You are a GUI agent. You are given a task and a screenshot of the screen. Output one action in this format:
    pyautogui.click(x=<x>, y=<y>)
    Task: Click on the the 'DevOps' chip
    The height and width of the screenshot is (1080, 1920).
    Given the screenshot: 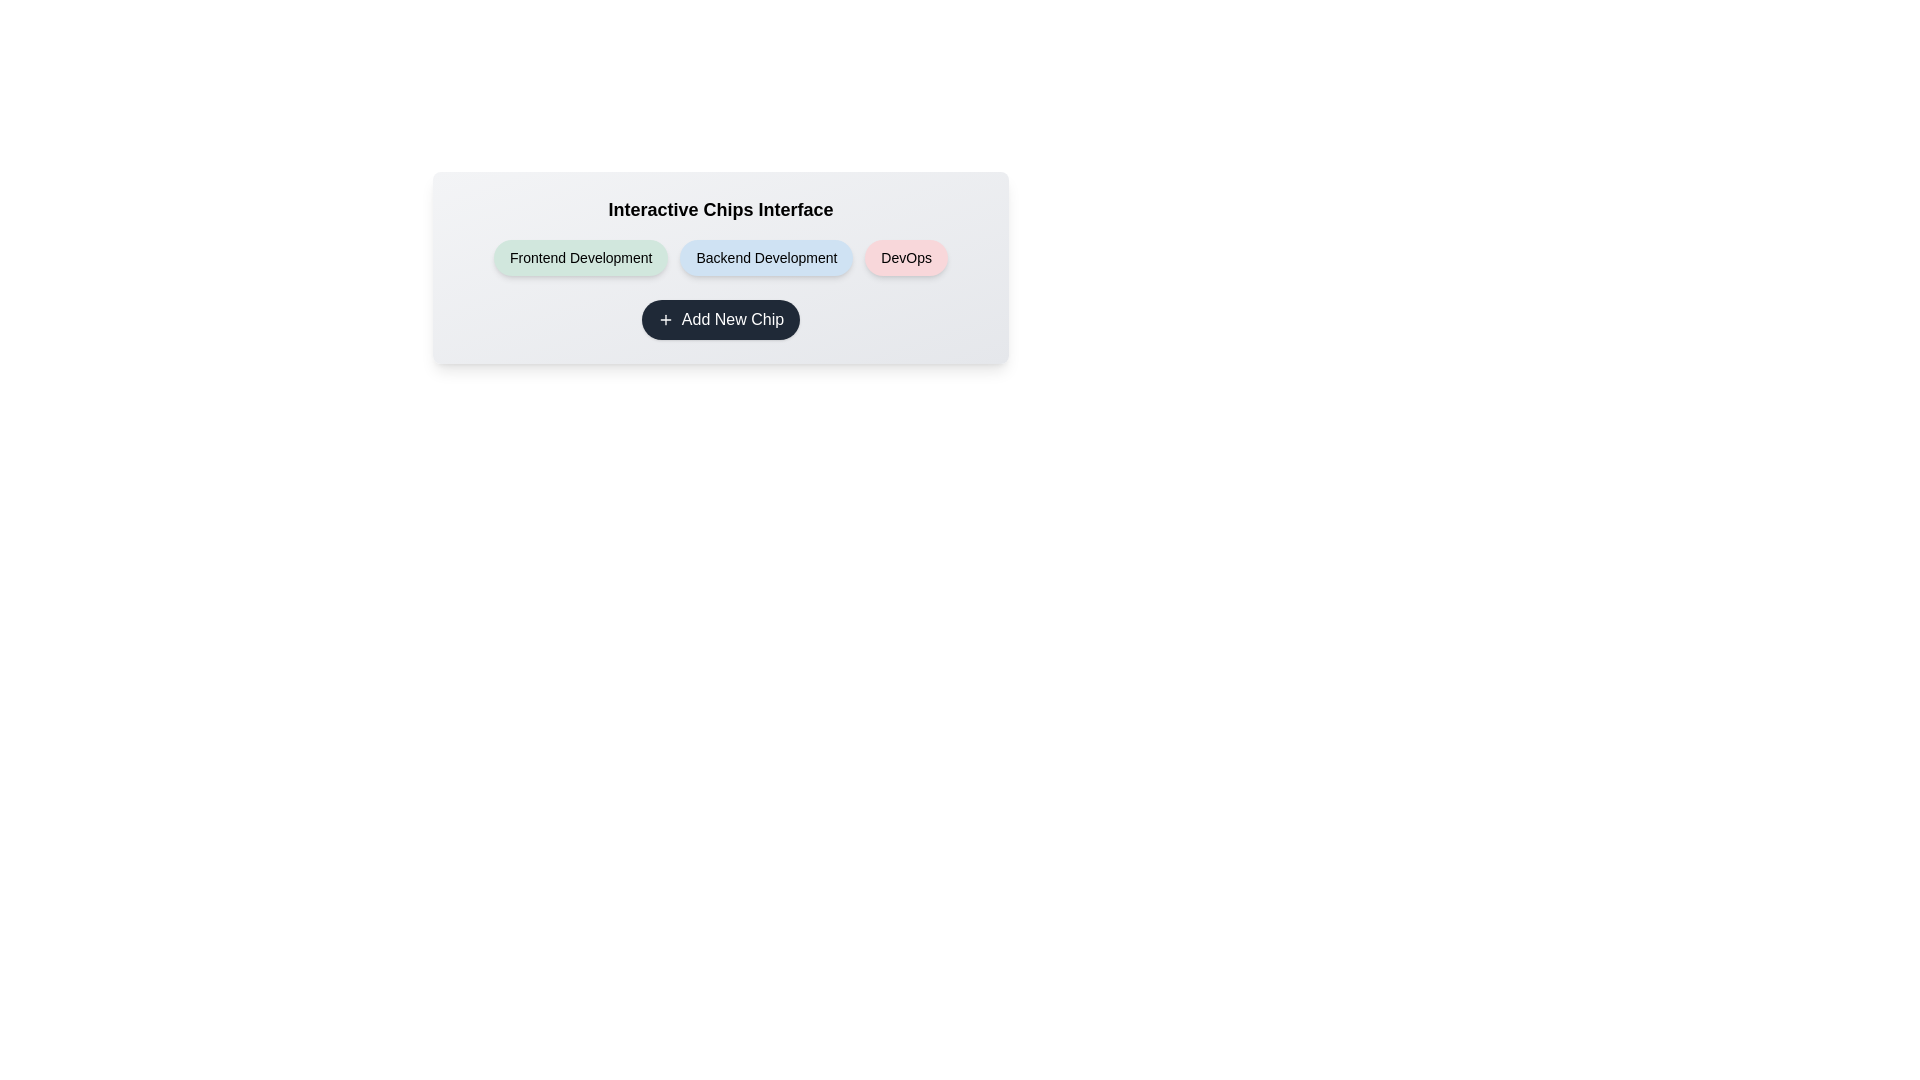 What is the action you would take?
    pyautogui.click(x=905, y=257)
    